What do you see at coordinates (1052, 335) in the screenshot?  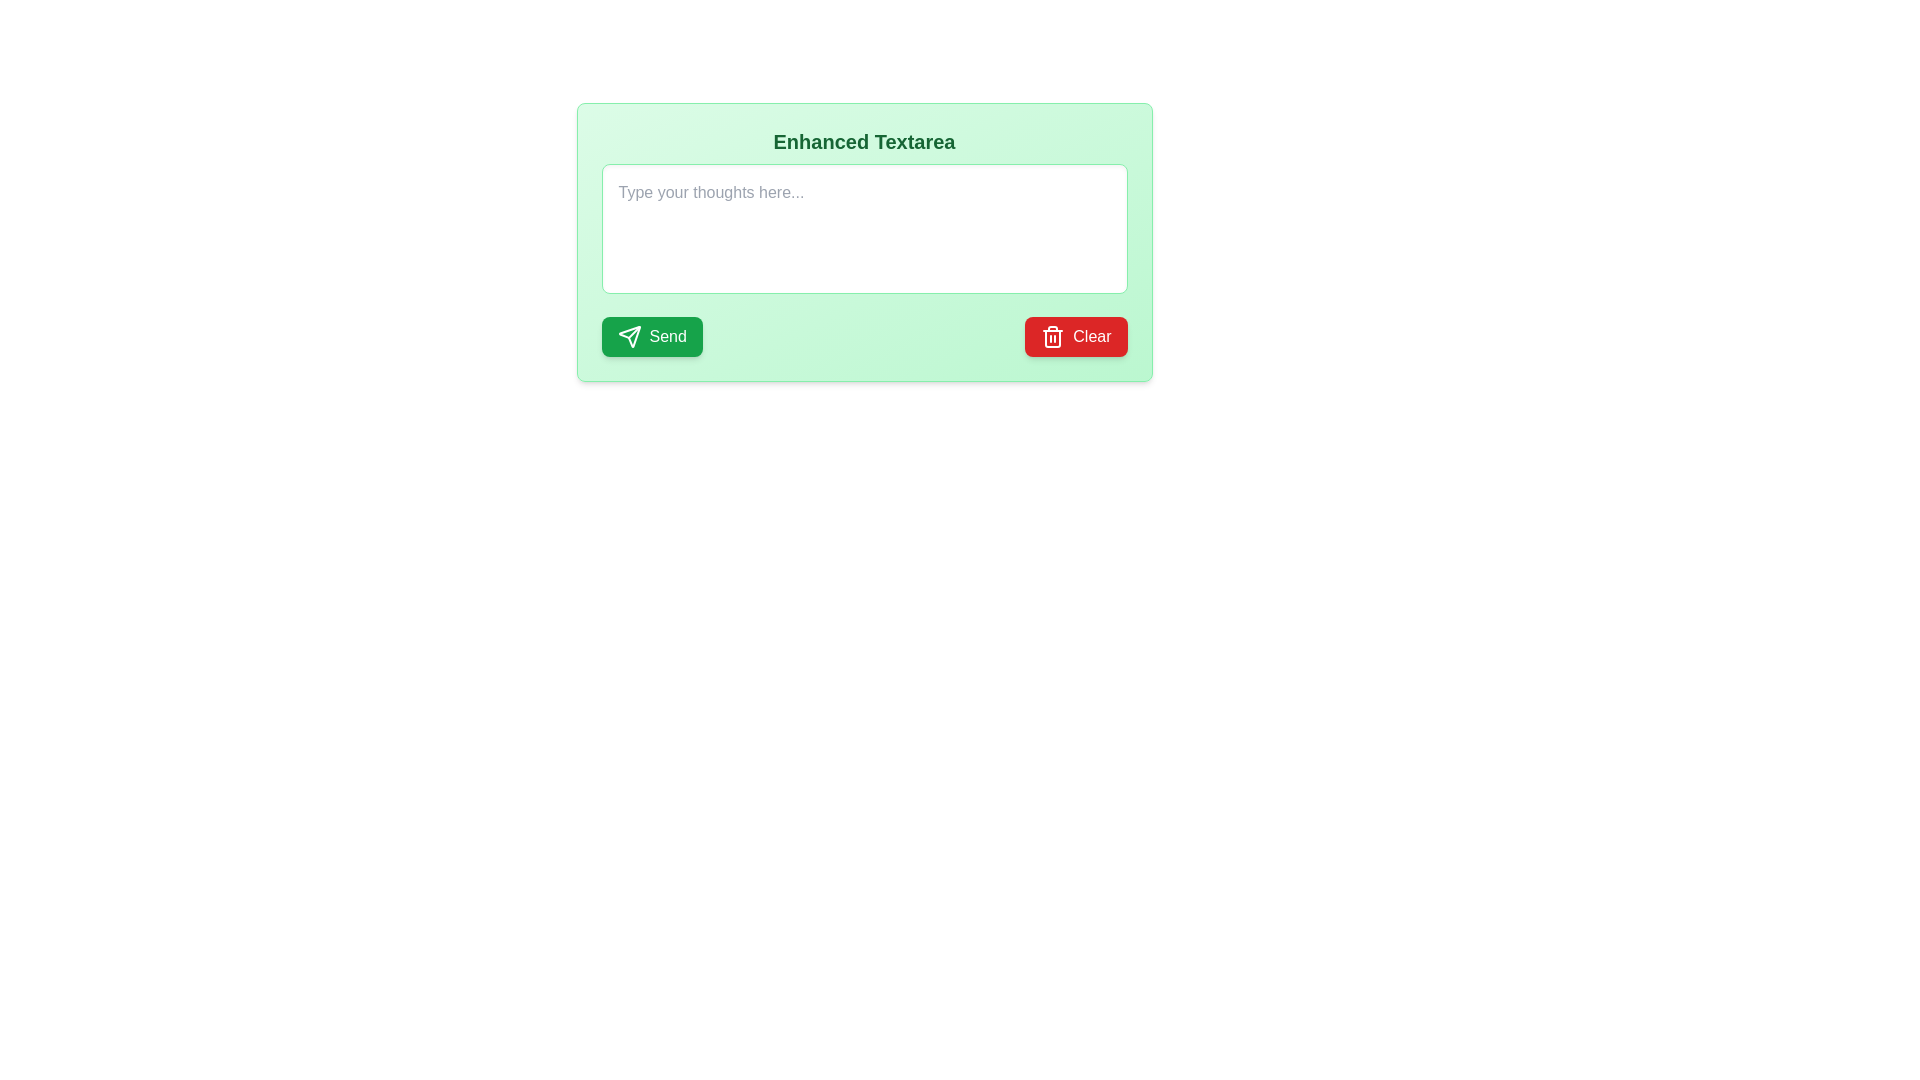 I see `the appearance of the red trash can icon located within the 'Clear' button in the bottom-right corner of the interface` at bounding box center [1052, 335].